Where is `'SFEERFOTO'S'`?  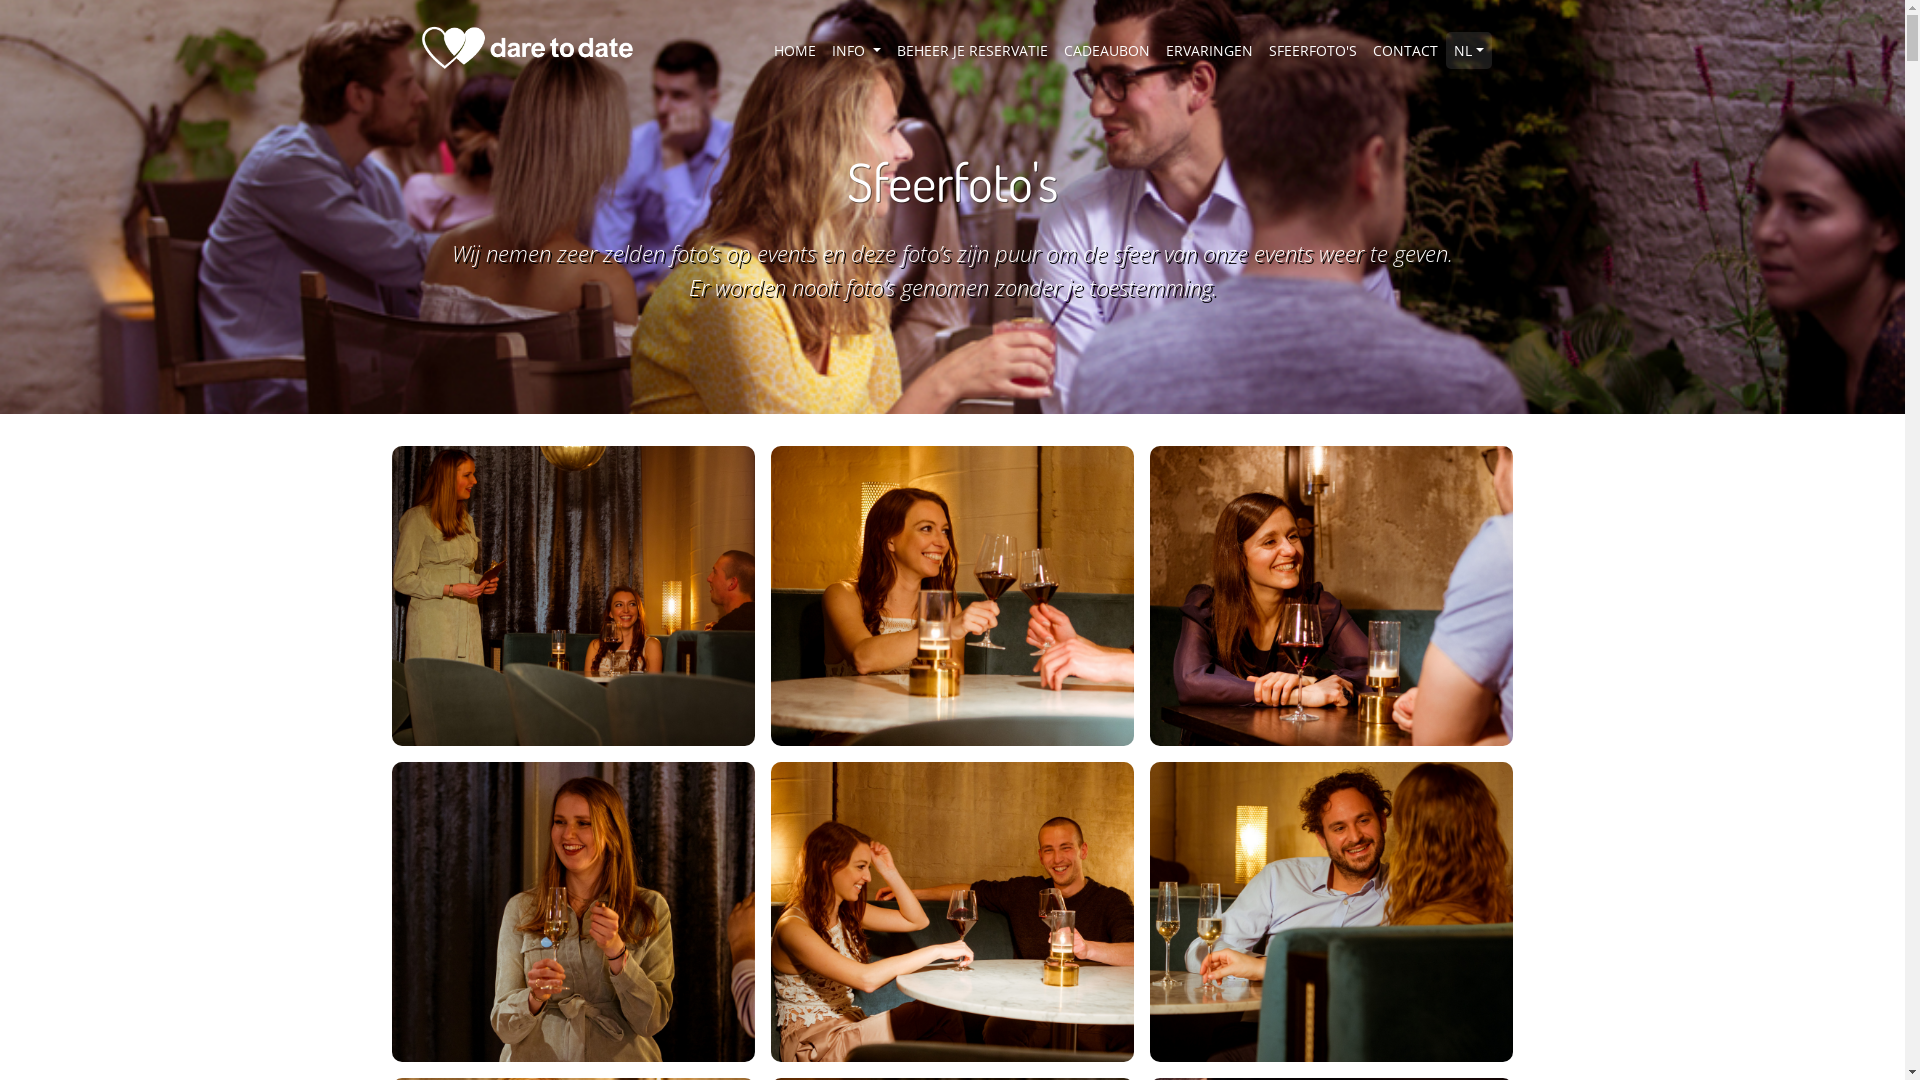 'SFEERFOTO'S' is located at coordinates (1313, 49).